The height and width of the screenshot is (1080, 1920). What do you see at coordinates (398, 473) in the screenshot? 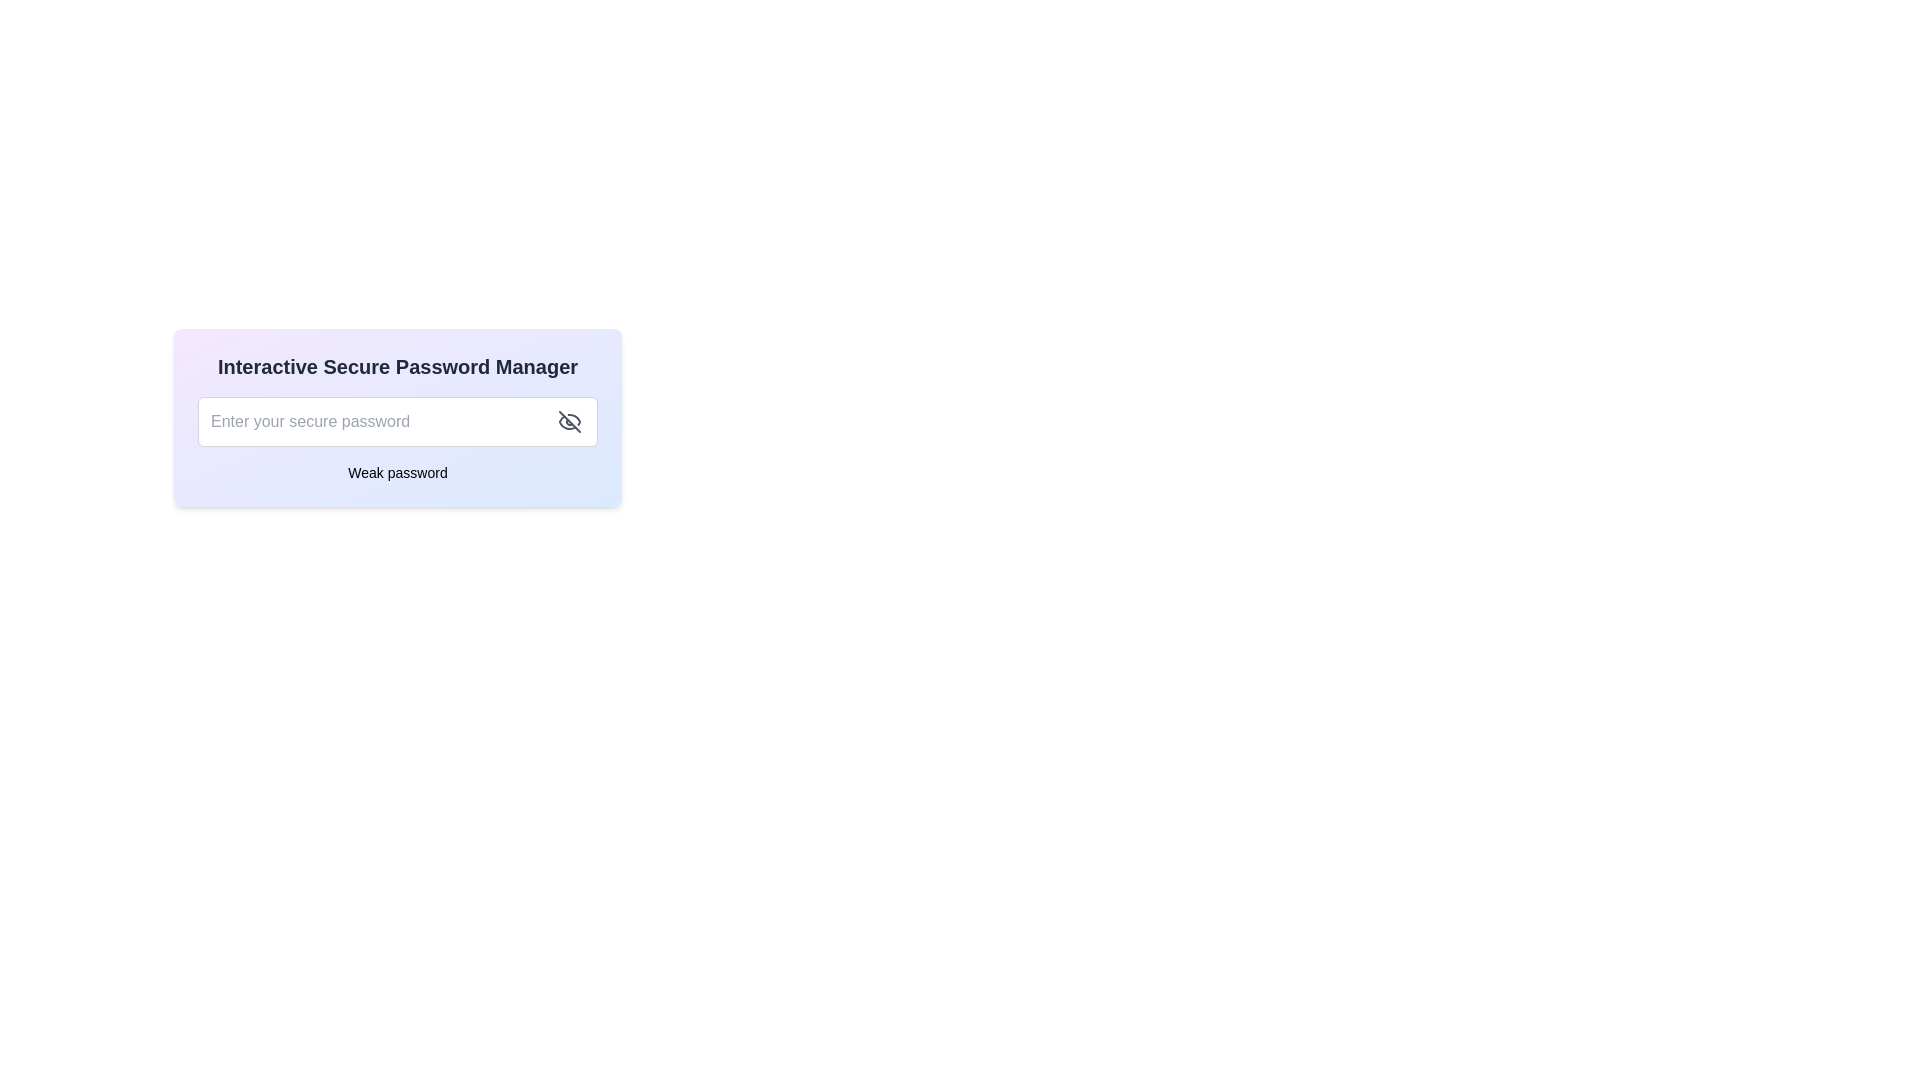
I see `the text label that states 'Weak password', which is positioned below the password input field in the Interactive Secure Password Manager interface` at bounding box center [398, 473].